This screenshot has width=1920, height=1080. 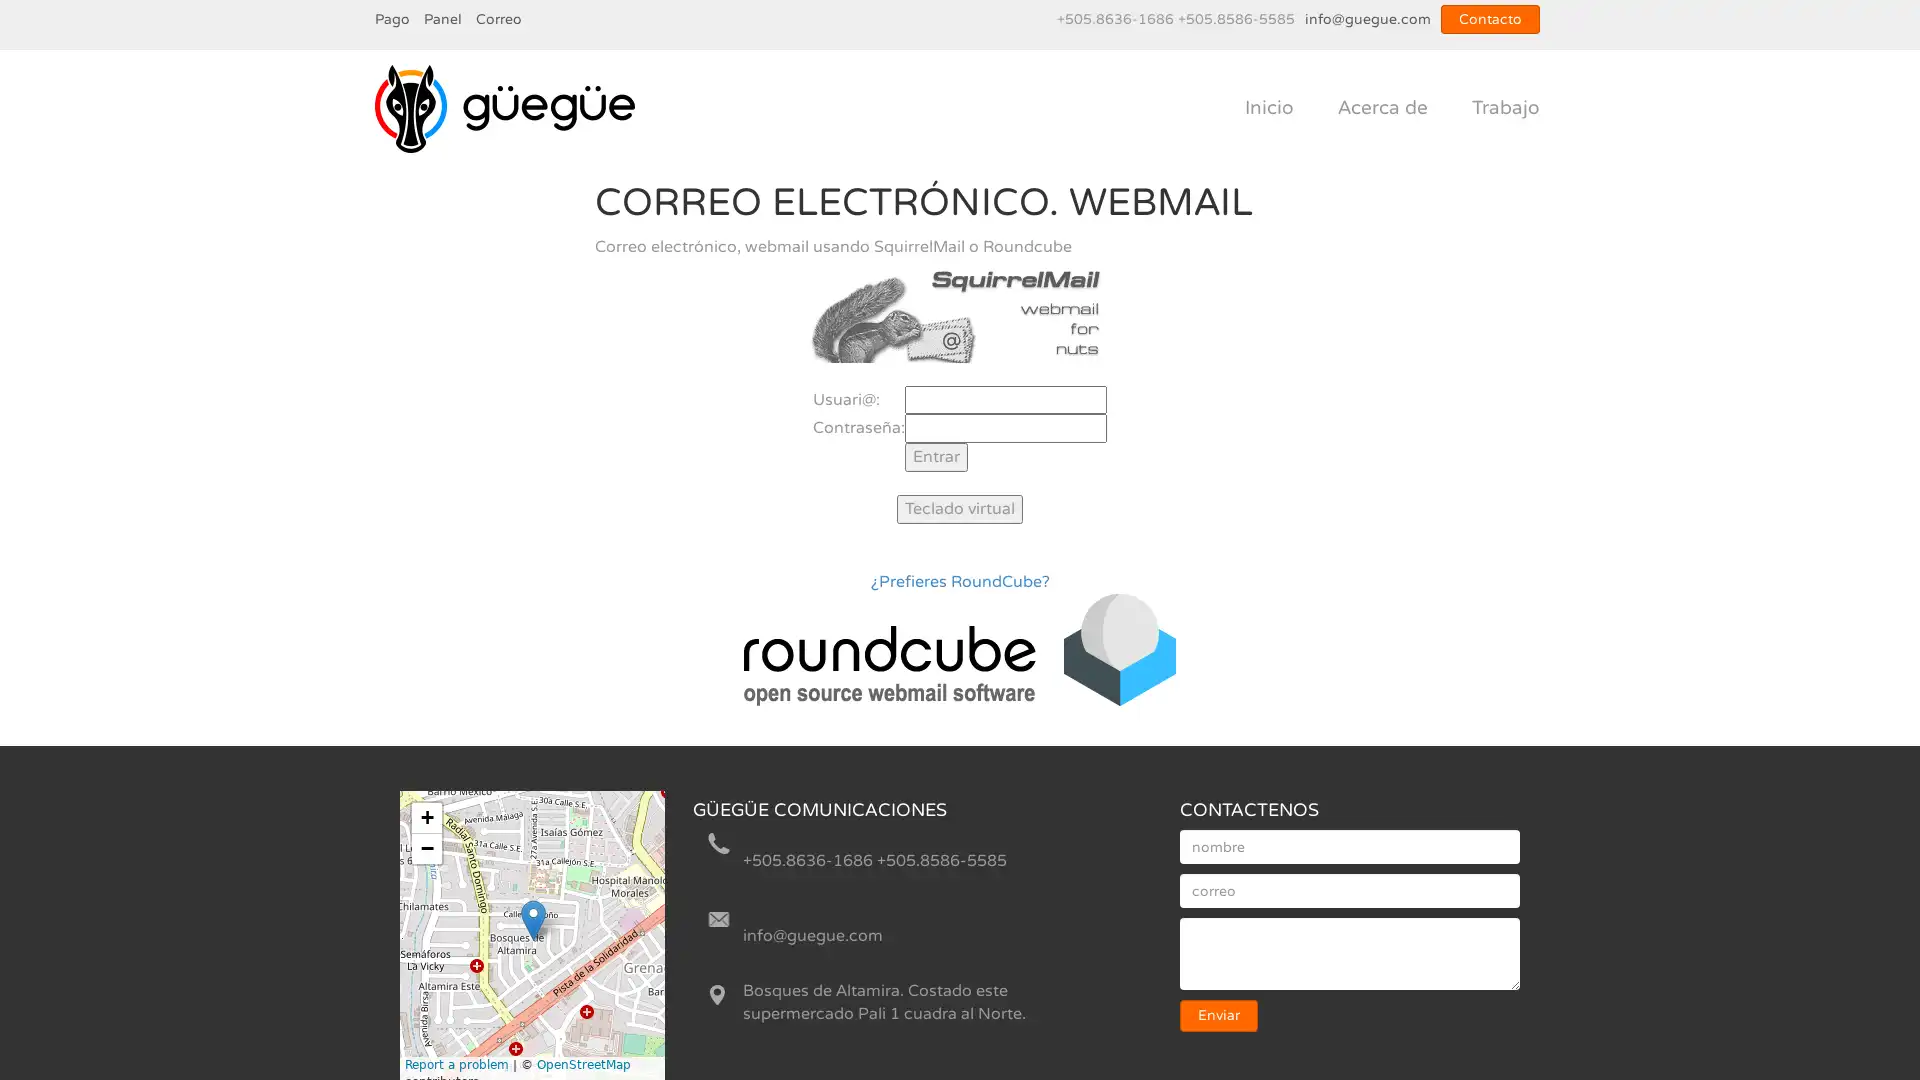 I want to click on Entrar, so click(x=935, y=457).